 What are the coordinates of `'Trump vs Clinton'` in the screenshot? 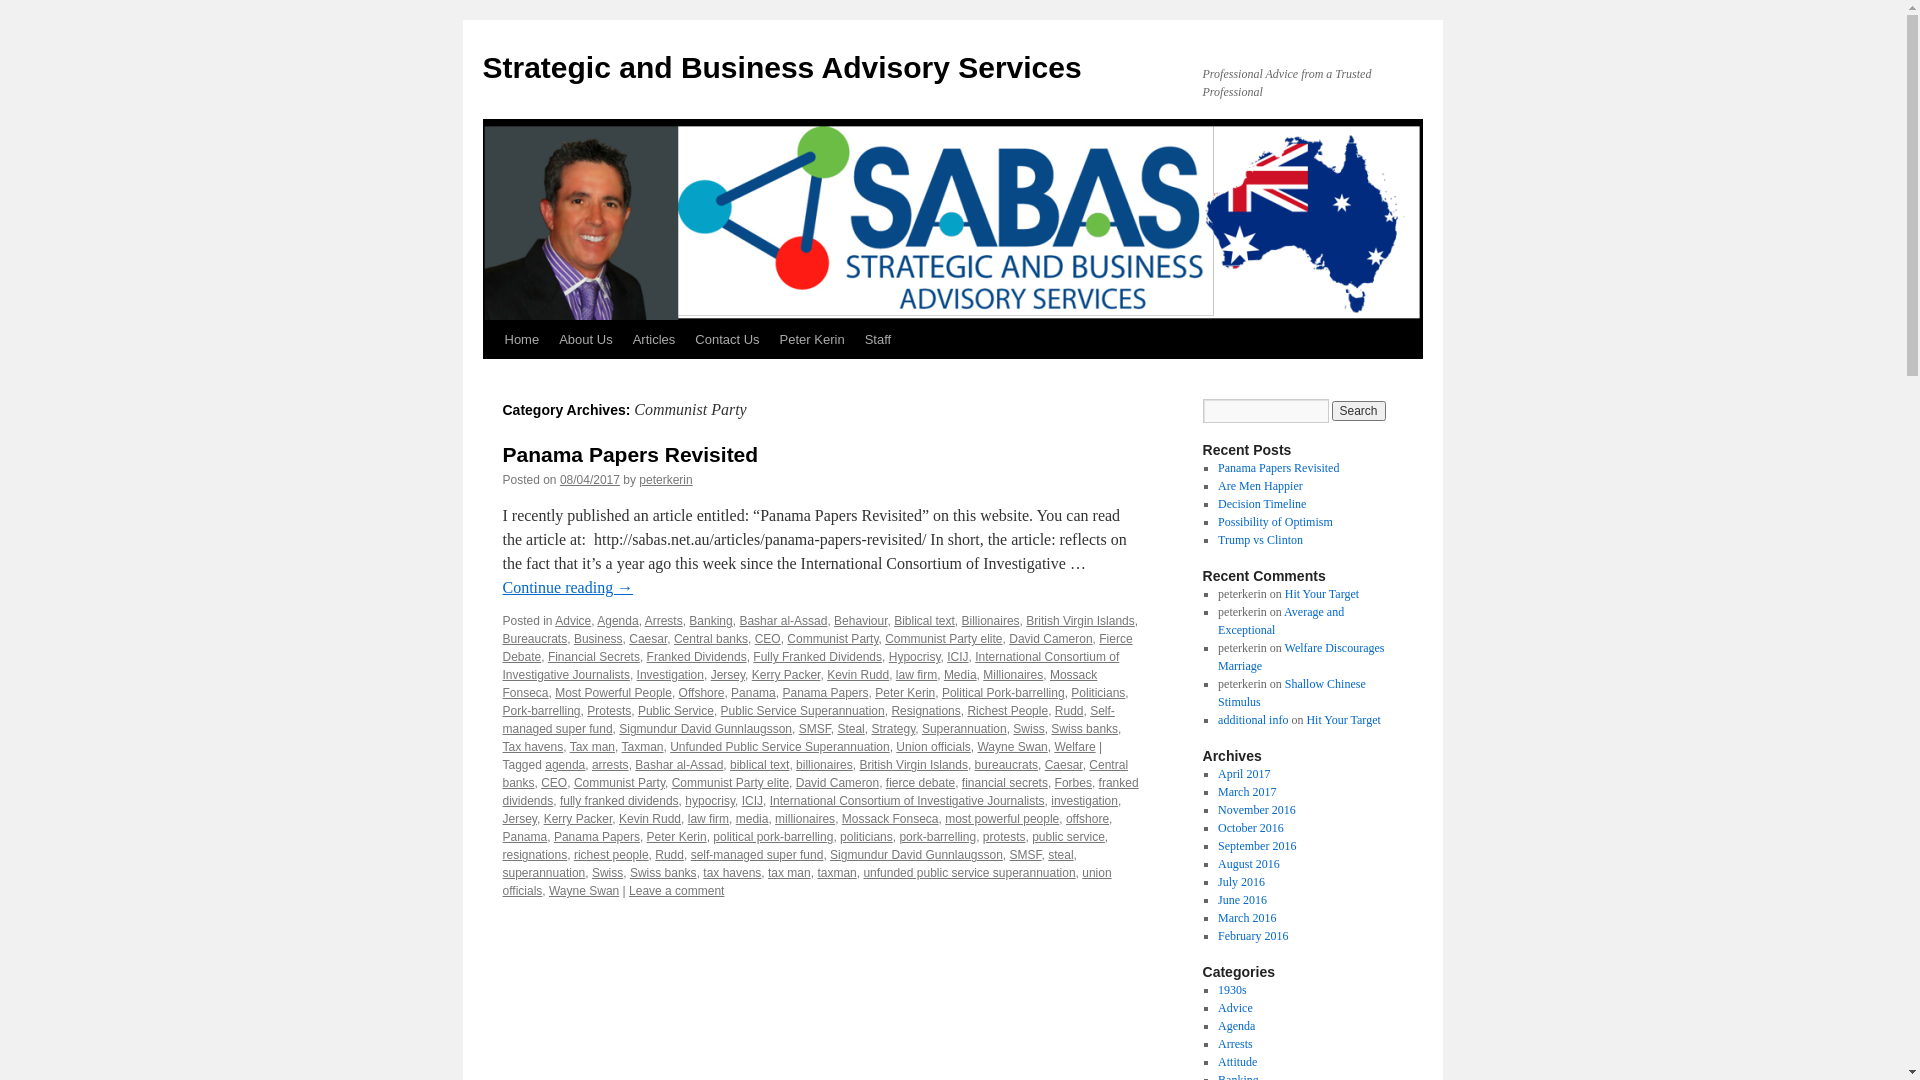 It's located at (1217, 540).